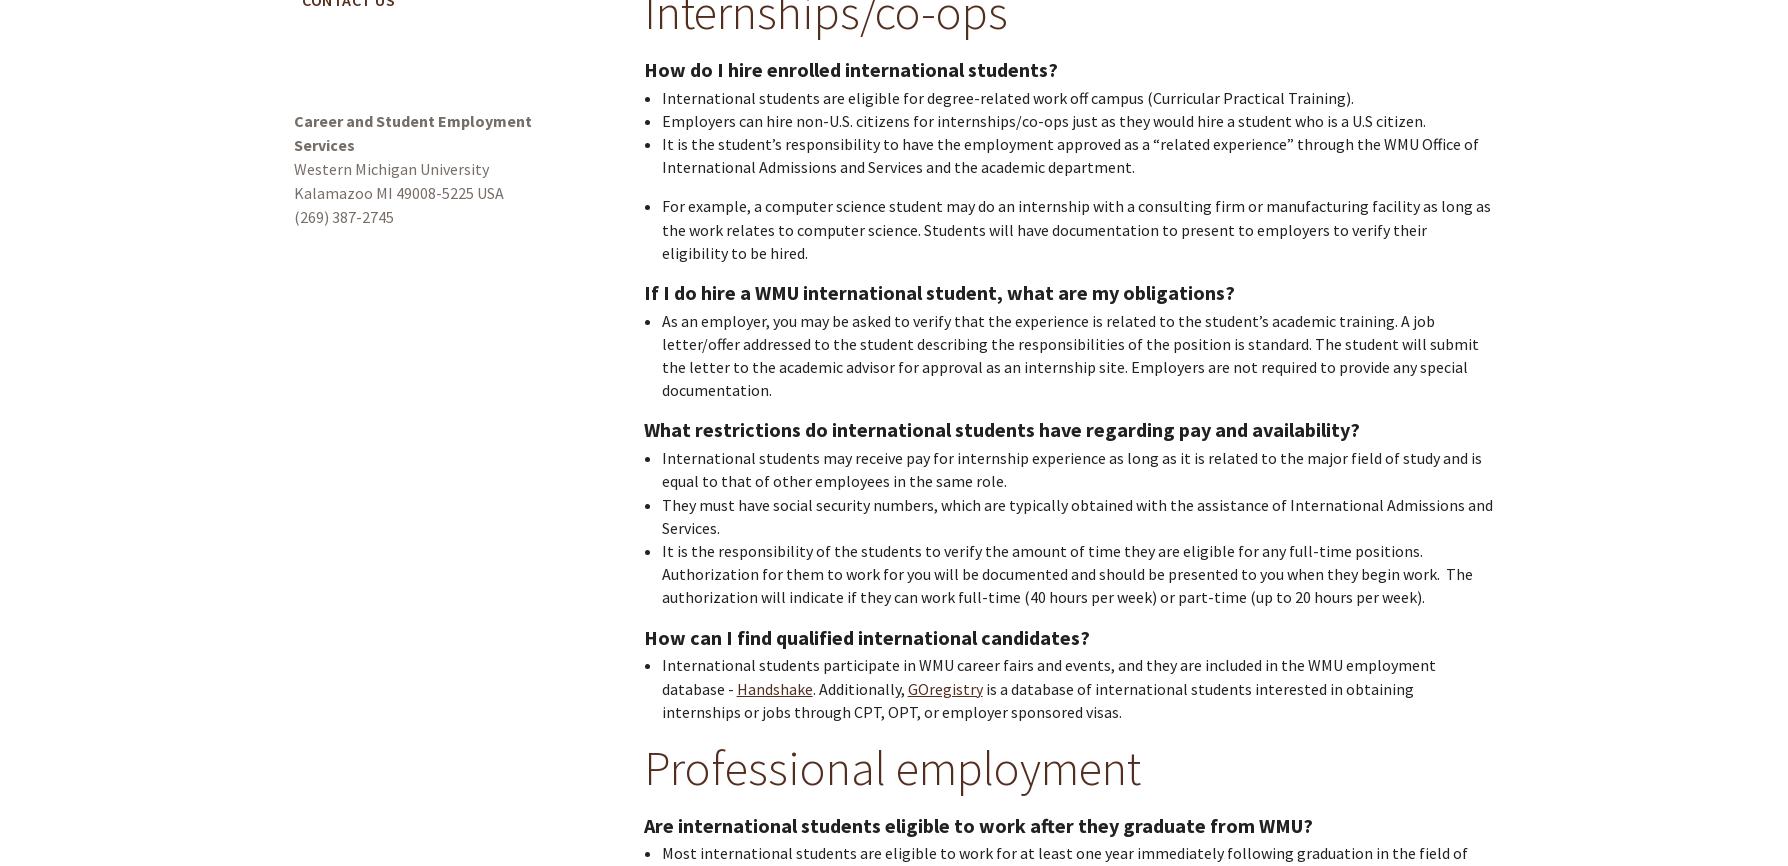 The width and height of the screenshot is (1788, 866). Describe the element at coordinates (1066, 573) in the screenshot. I see `'It is the responsibility of the students to verify the amount of time they are eligible for any full-time positions.  Authorization for them to work for you will be documented and should be presented to you when they begin work.  The authorization will indicate if they can work full-time (40 hours per week) or part-time (up to 20 hours per week).'` at that location.